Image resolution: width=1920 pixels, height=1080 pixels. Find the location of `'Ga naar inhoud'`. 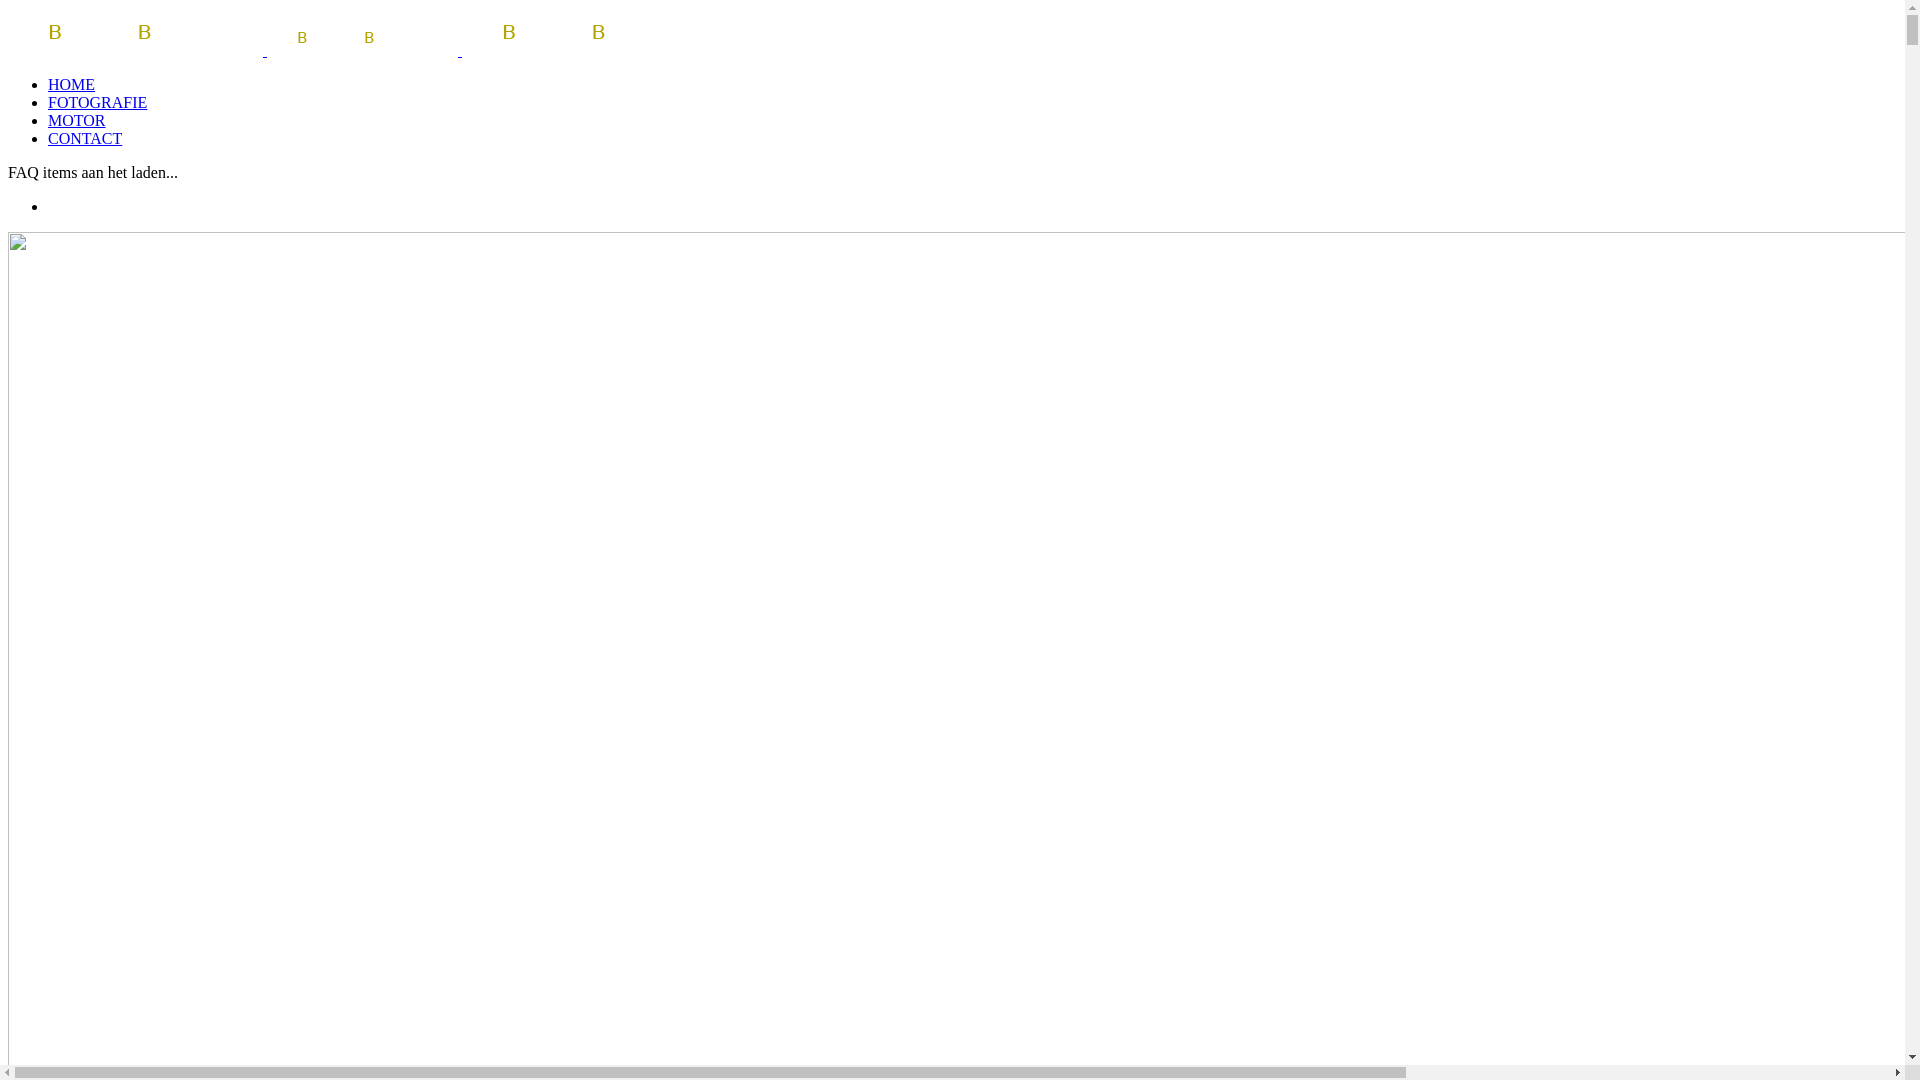

'Ga naar inhoud' is located at coordinates (7, 7).